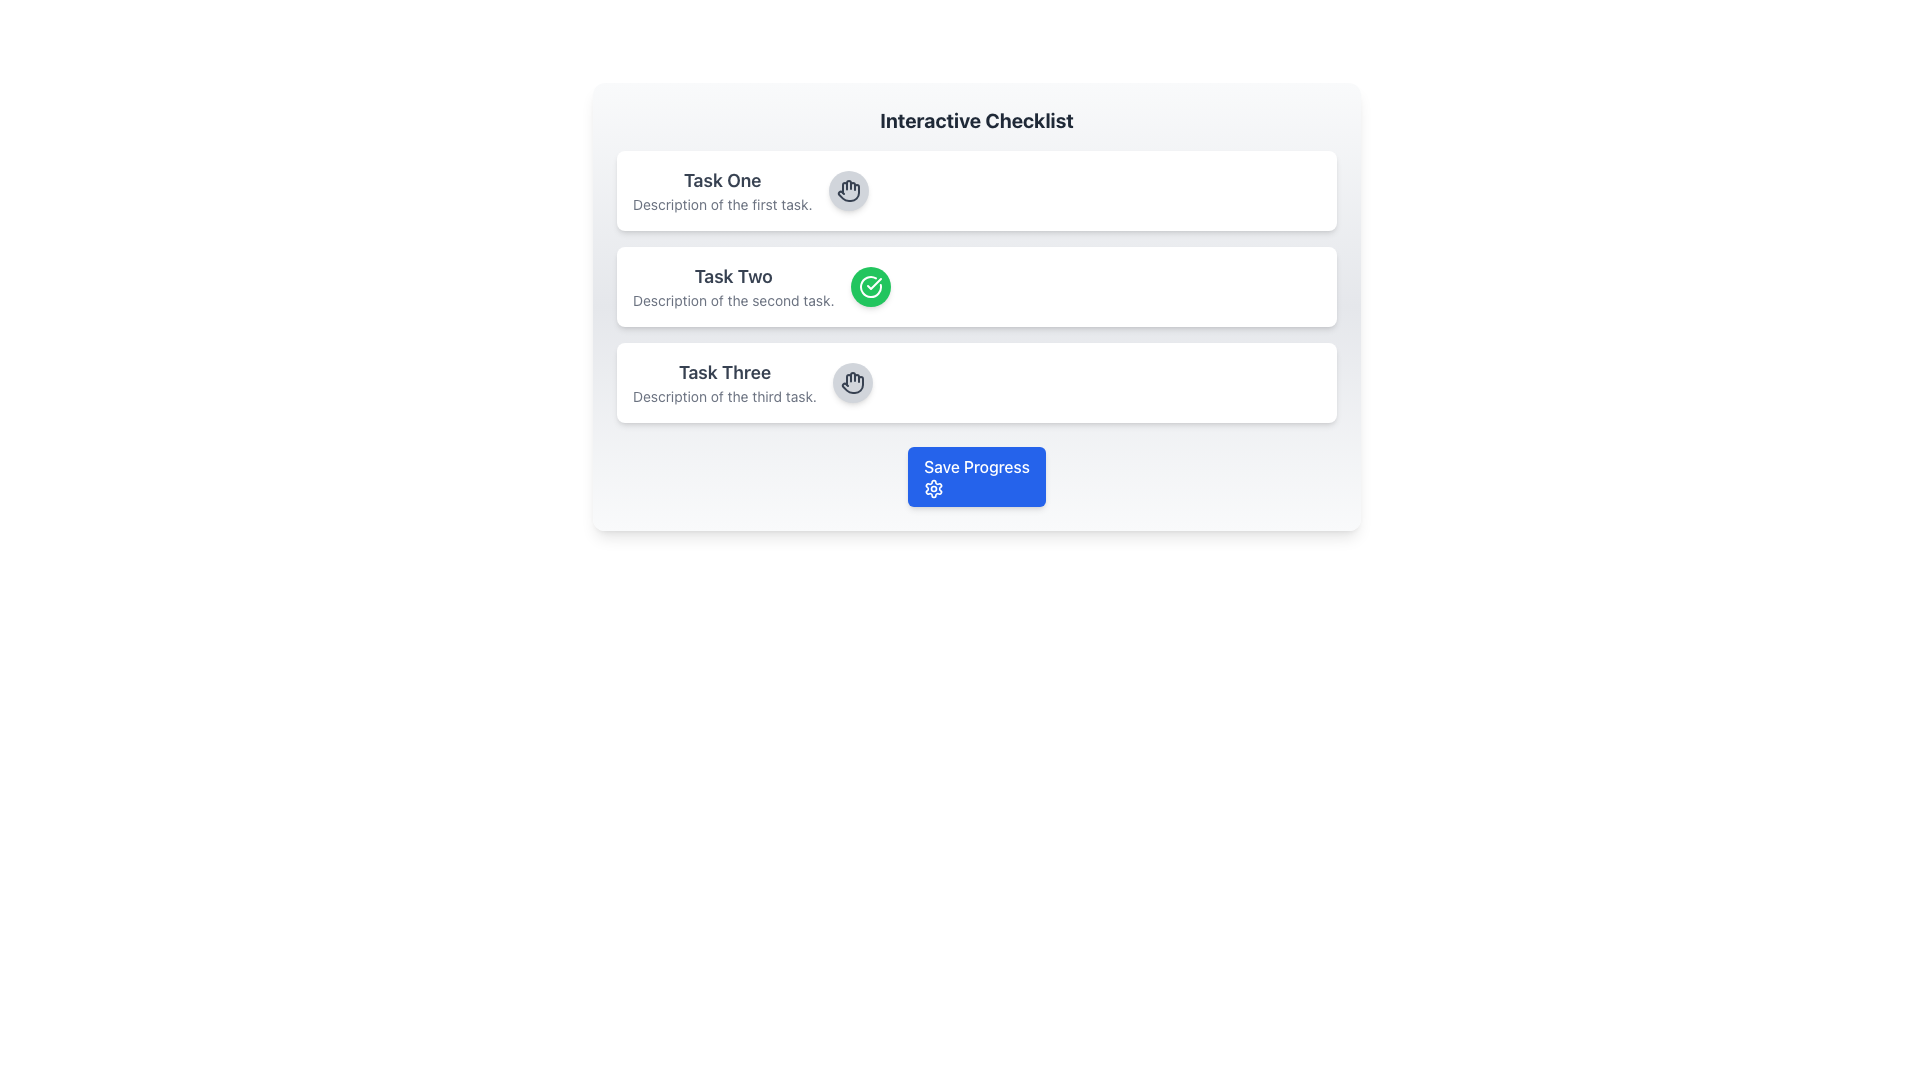 This screenshot has width=1920, height=1080. I want to click on the circular button icon for toggling the completion state of Task Three in the checklist located on the right side of the 'Task Three' row, so click(848, 191).